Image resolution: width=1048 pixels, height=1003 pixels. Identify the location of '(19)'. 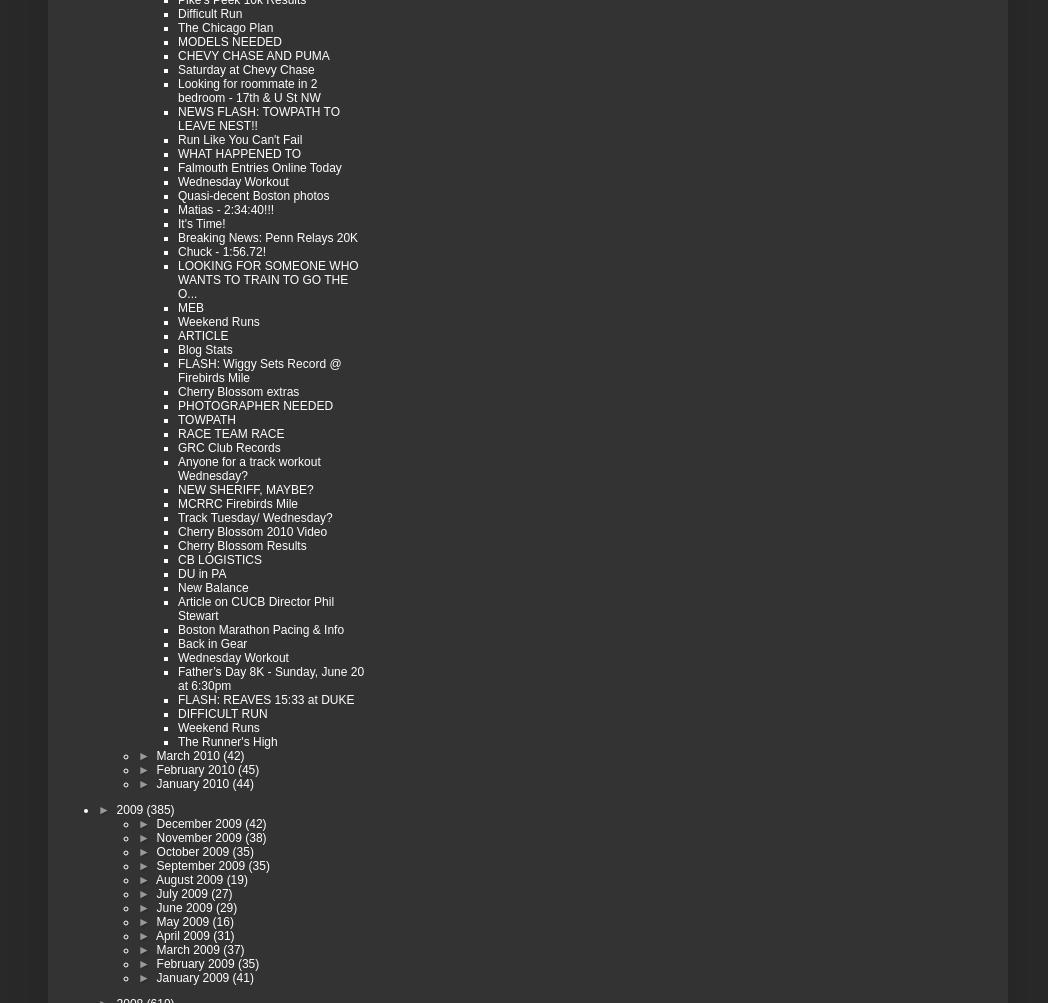
(236, 879).